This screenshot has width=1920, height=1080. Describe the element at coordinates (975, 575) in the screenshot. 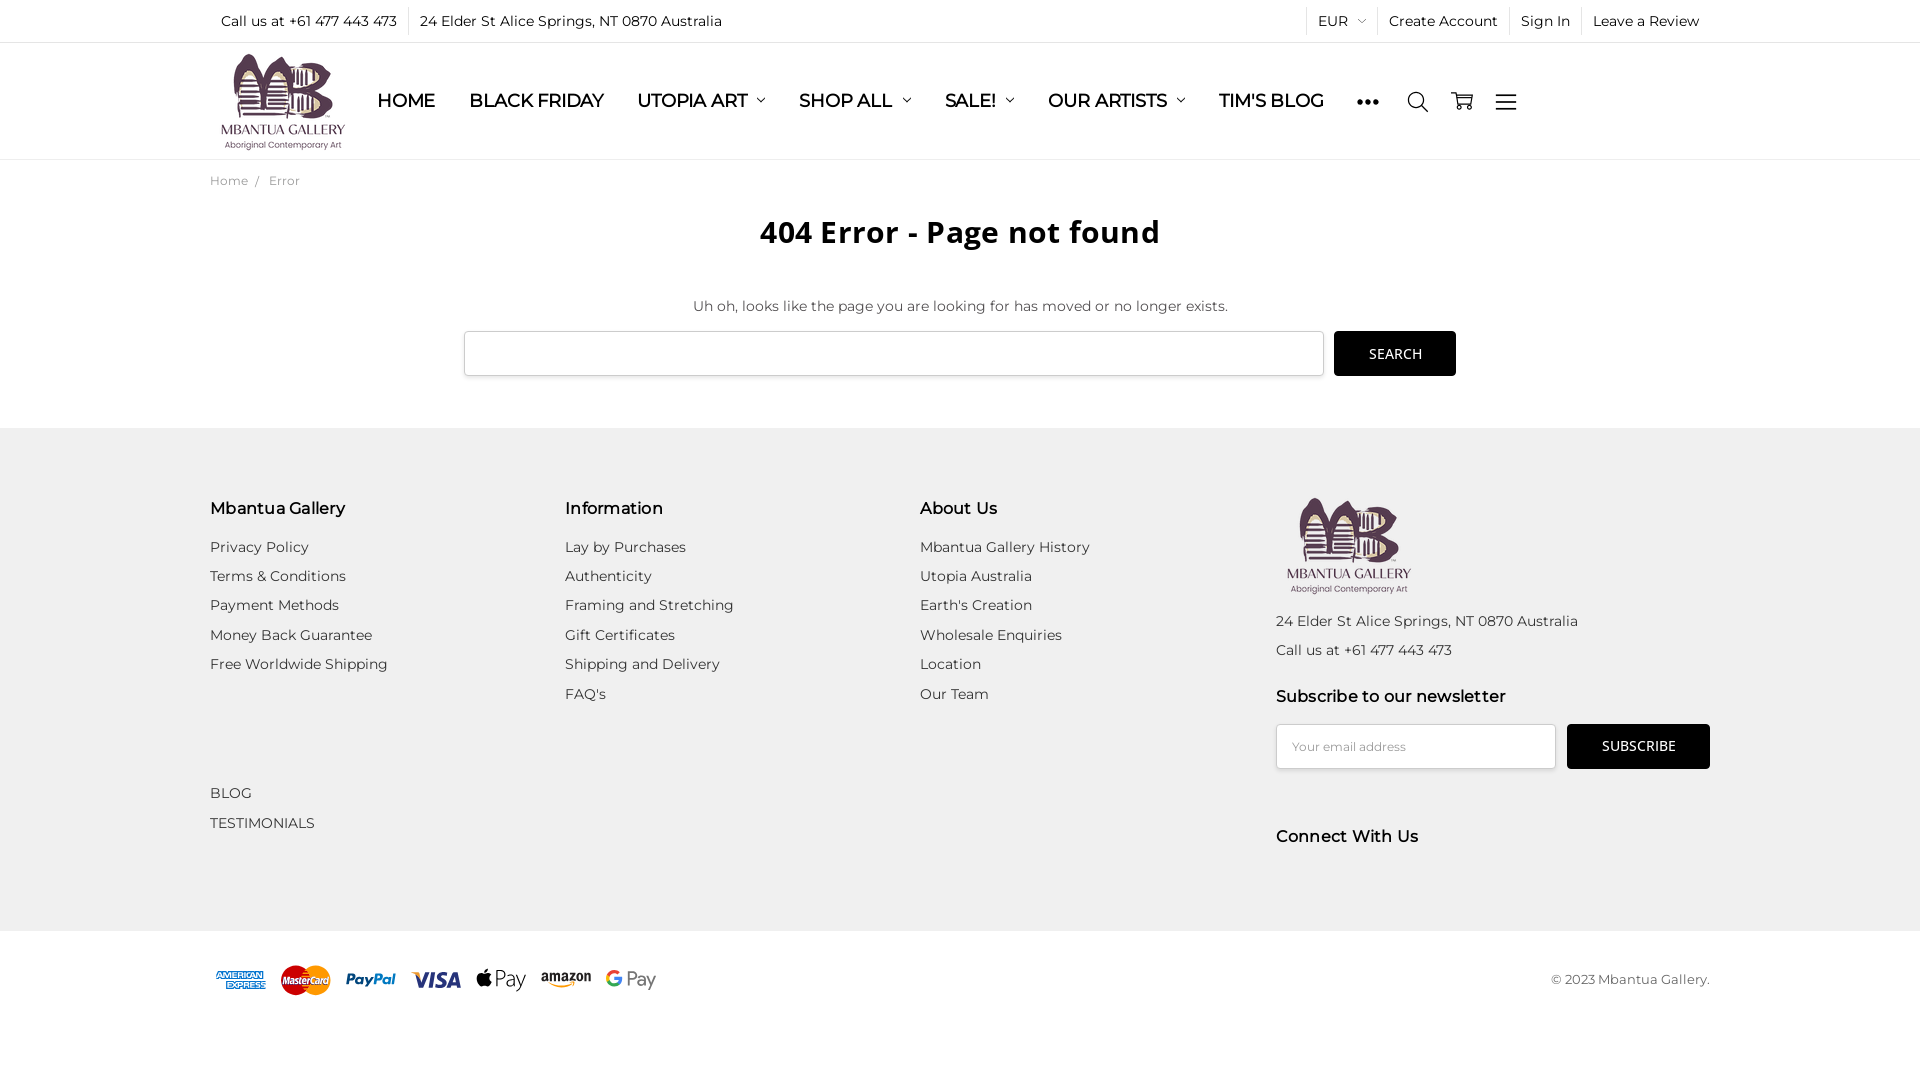

I see `'Utopia Australia'` at that location.